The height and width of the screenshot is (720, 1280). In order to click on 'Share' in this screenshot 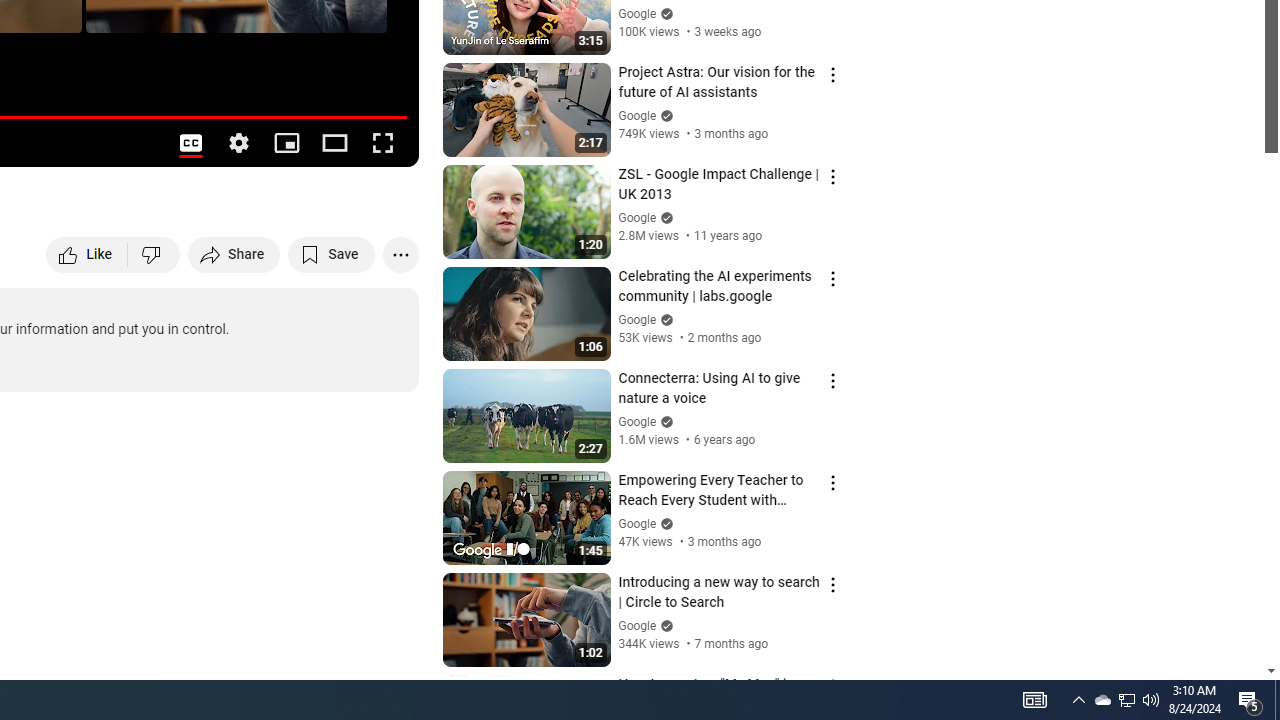, I will do `click(234, 253)`.